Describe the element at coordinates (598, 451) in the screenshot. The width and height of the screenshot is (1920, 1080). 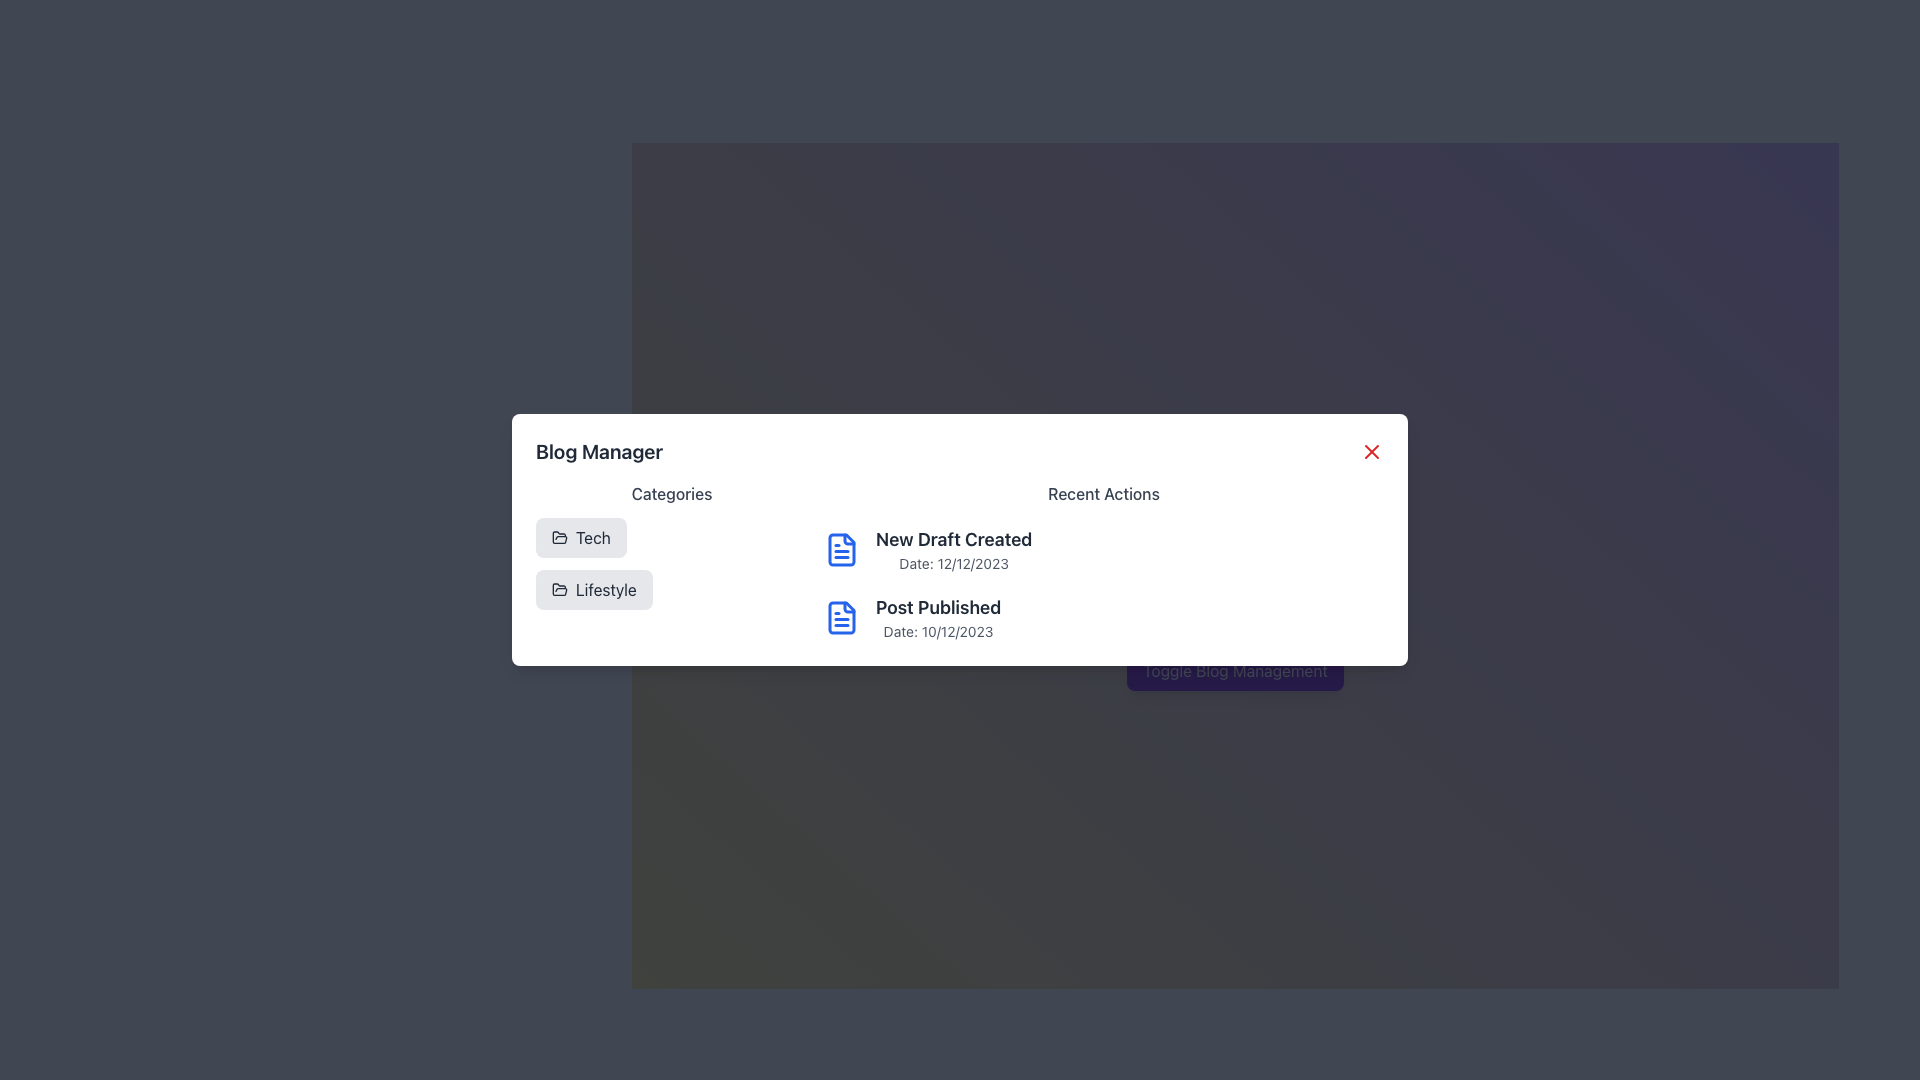
I see `the bold, large-sized black text label stating 'Blog Manager' located at the top-left corner of a white dialog box` at that location.